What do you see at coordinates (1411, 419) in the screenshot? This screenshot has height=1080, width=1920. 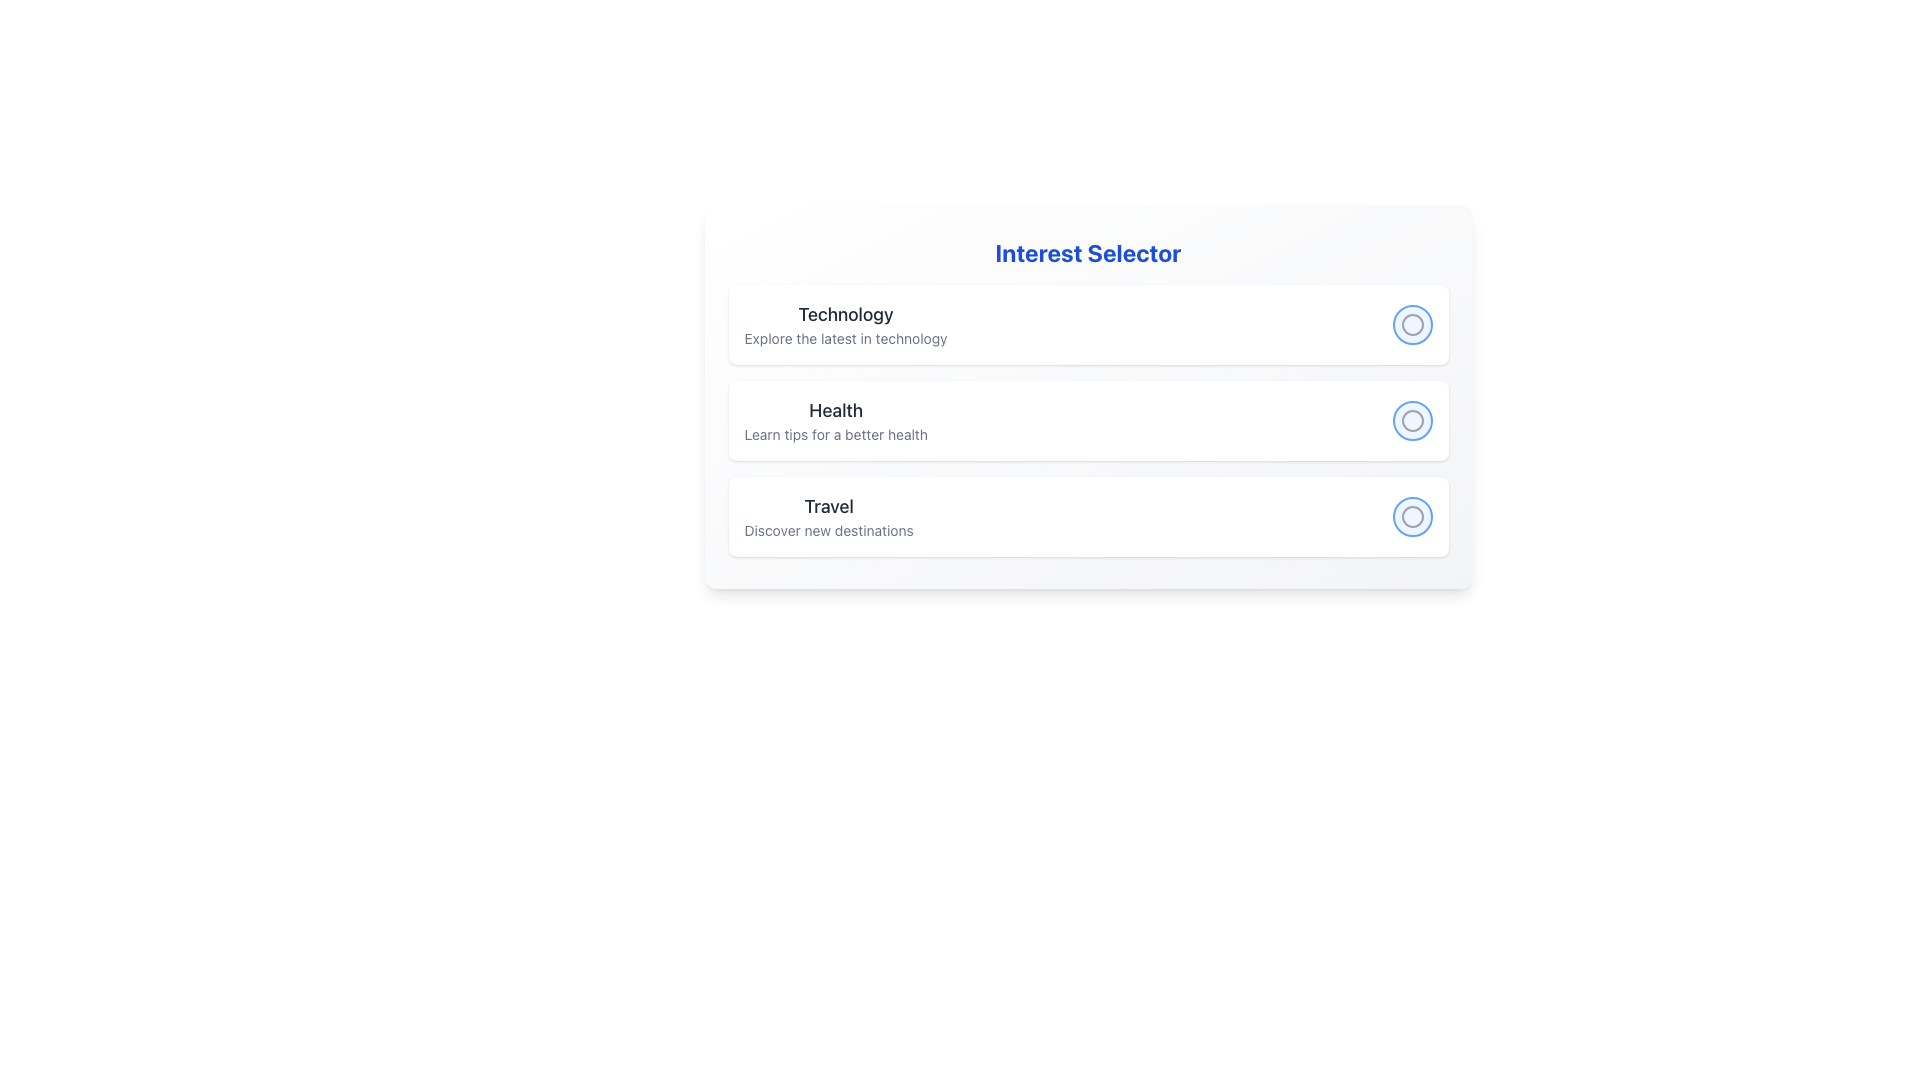 I see `the Circular SVG graphic that represents the selection state indicator for the 'Health' option, which is part of a trio of circular buttons` at bounding box center [1411, 419].